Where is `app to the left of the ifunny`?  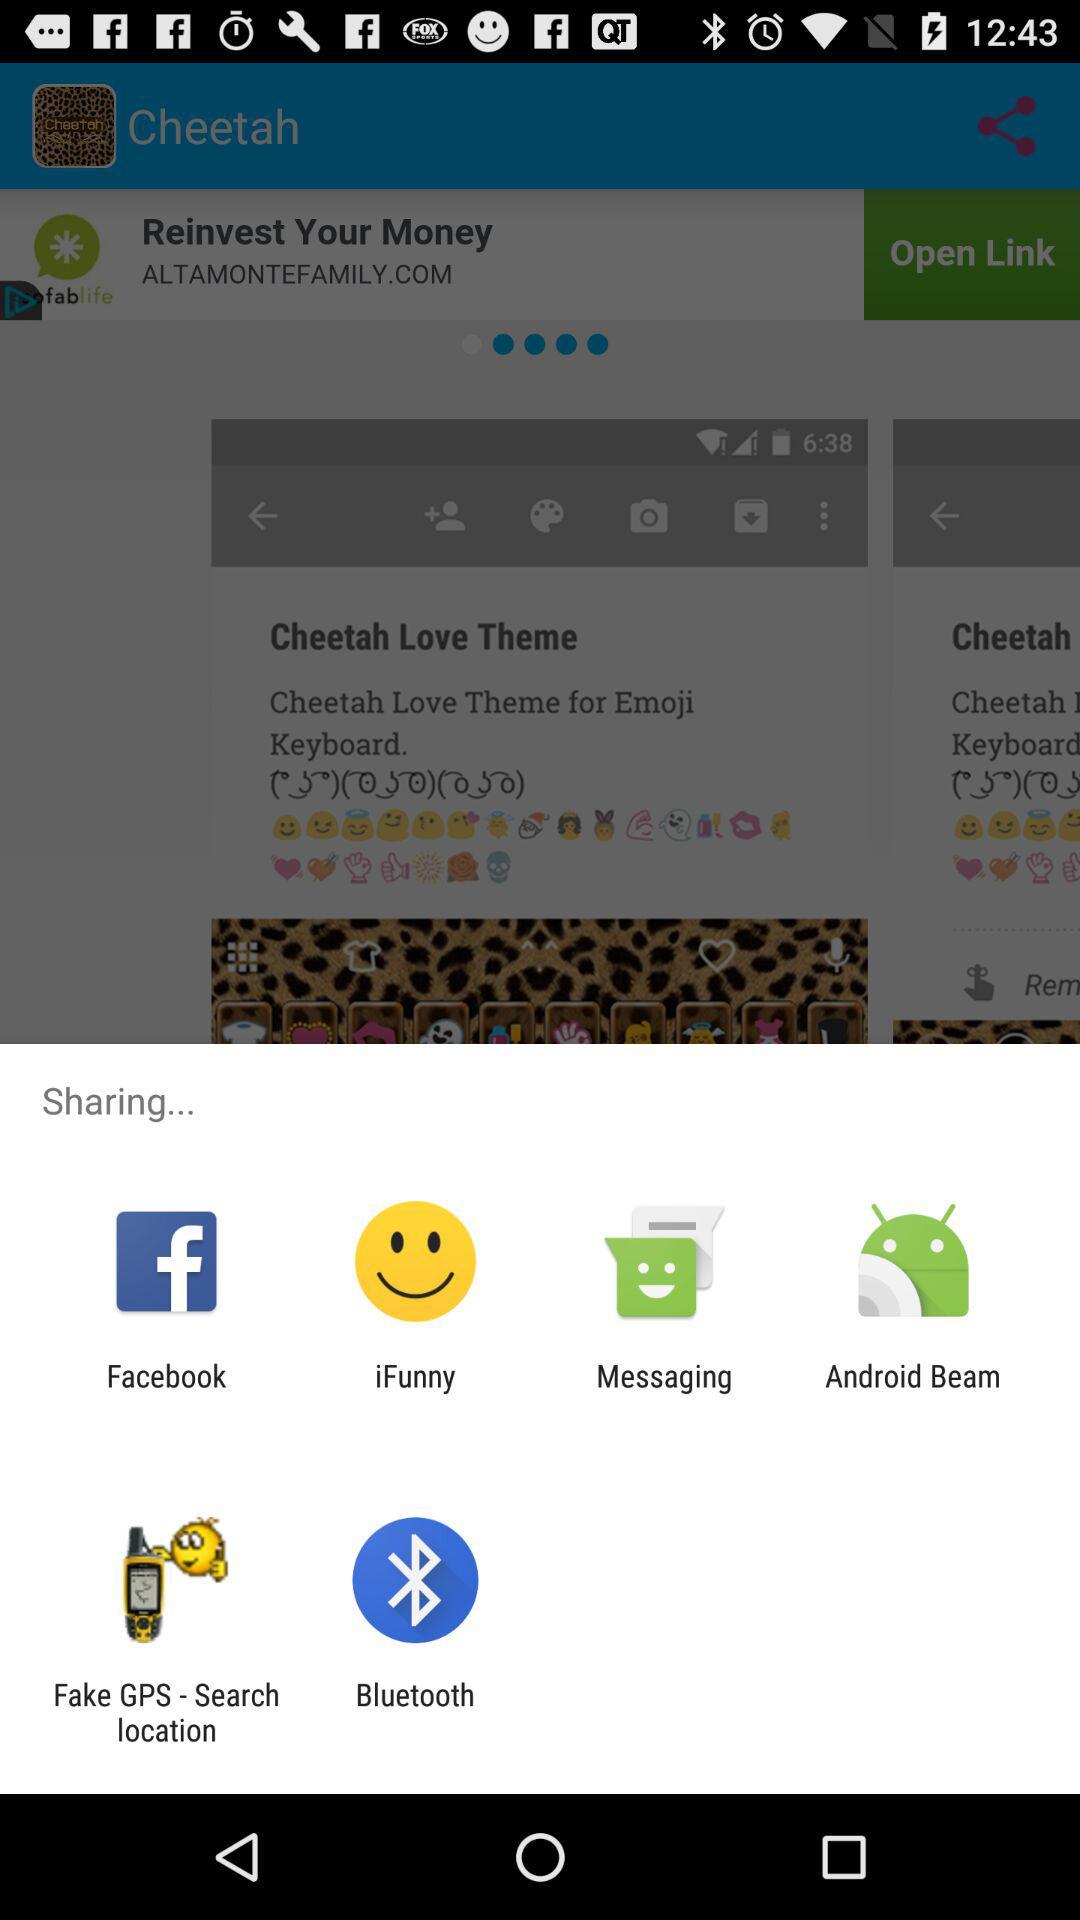
app to the left of the ifunny is located at coordinates (165, 1392).